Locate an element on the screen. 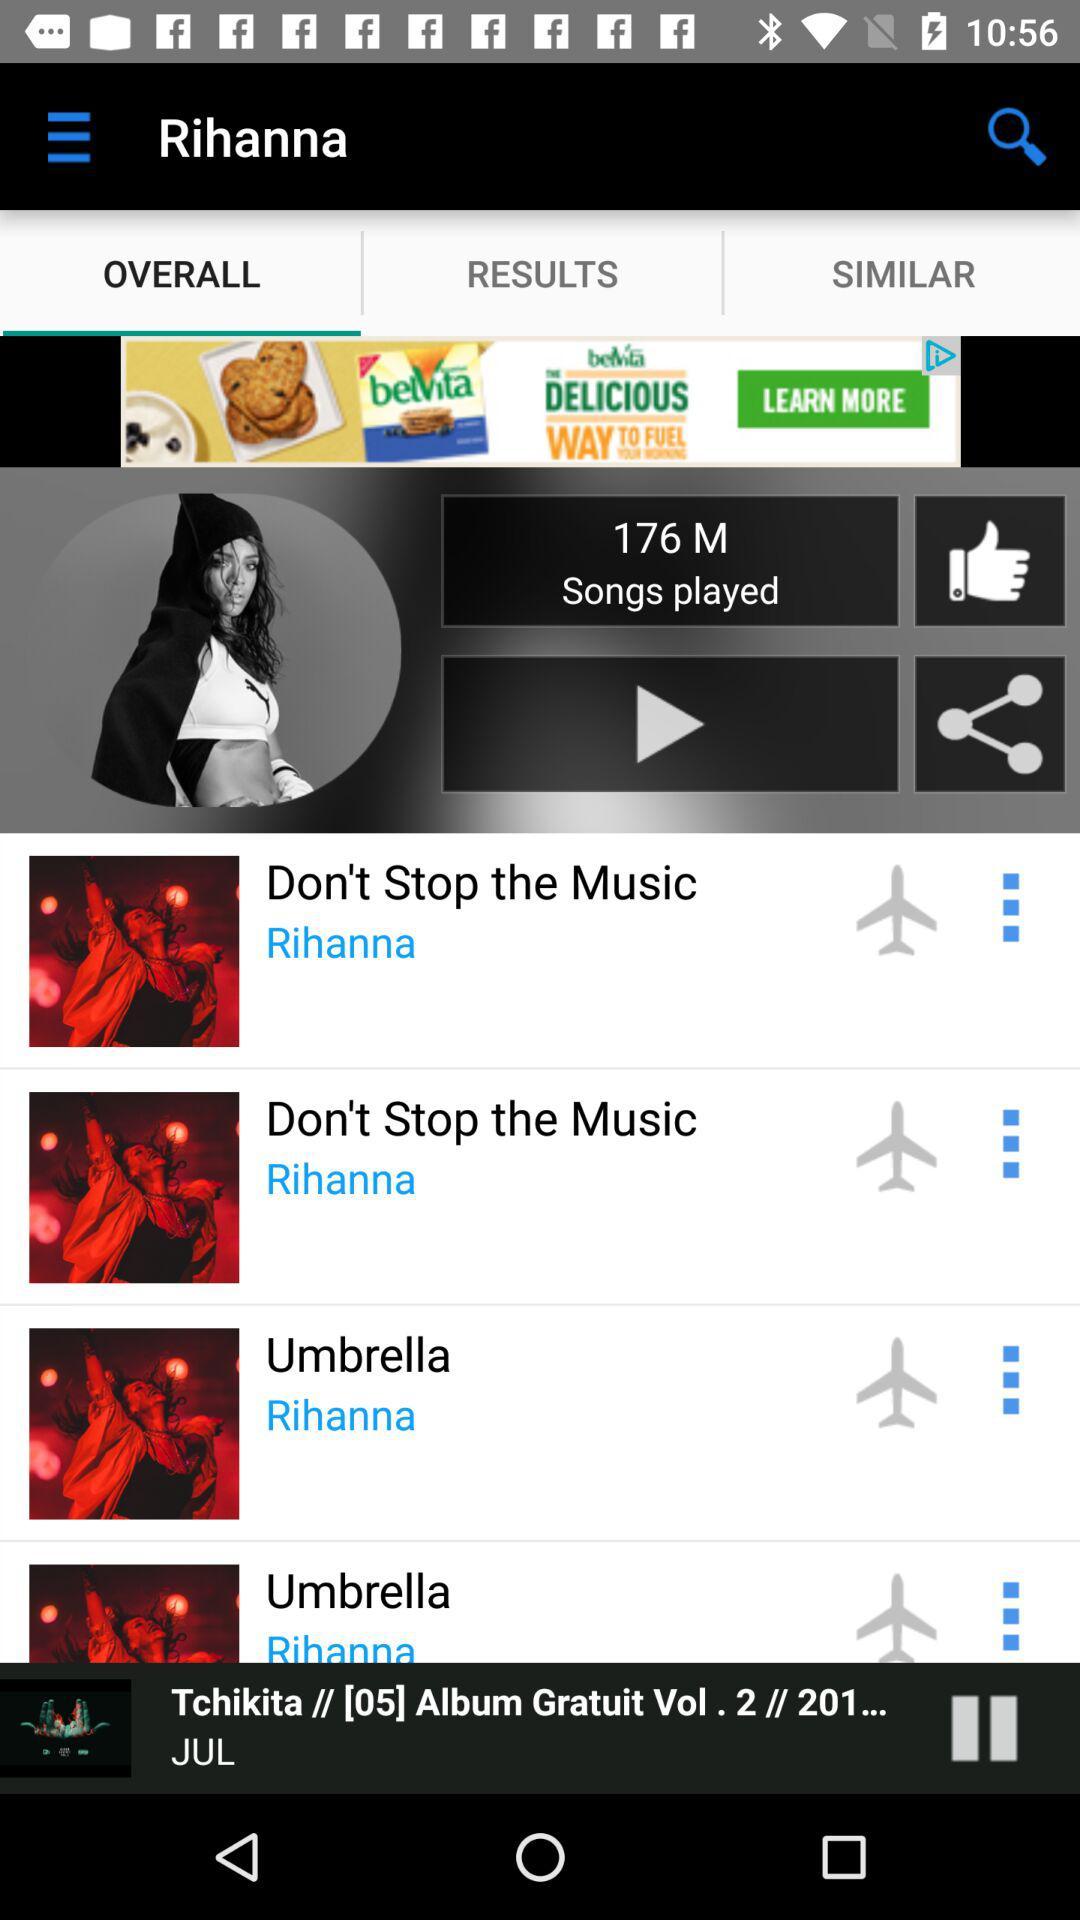  the pause icon is located at coordinates (1004, 1727).